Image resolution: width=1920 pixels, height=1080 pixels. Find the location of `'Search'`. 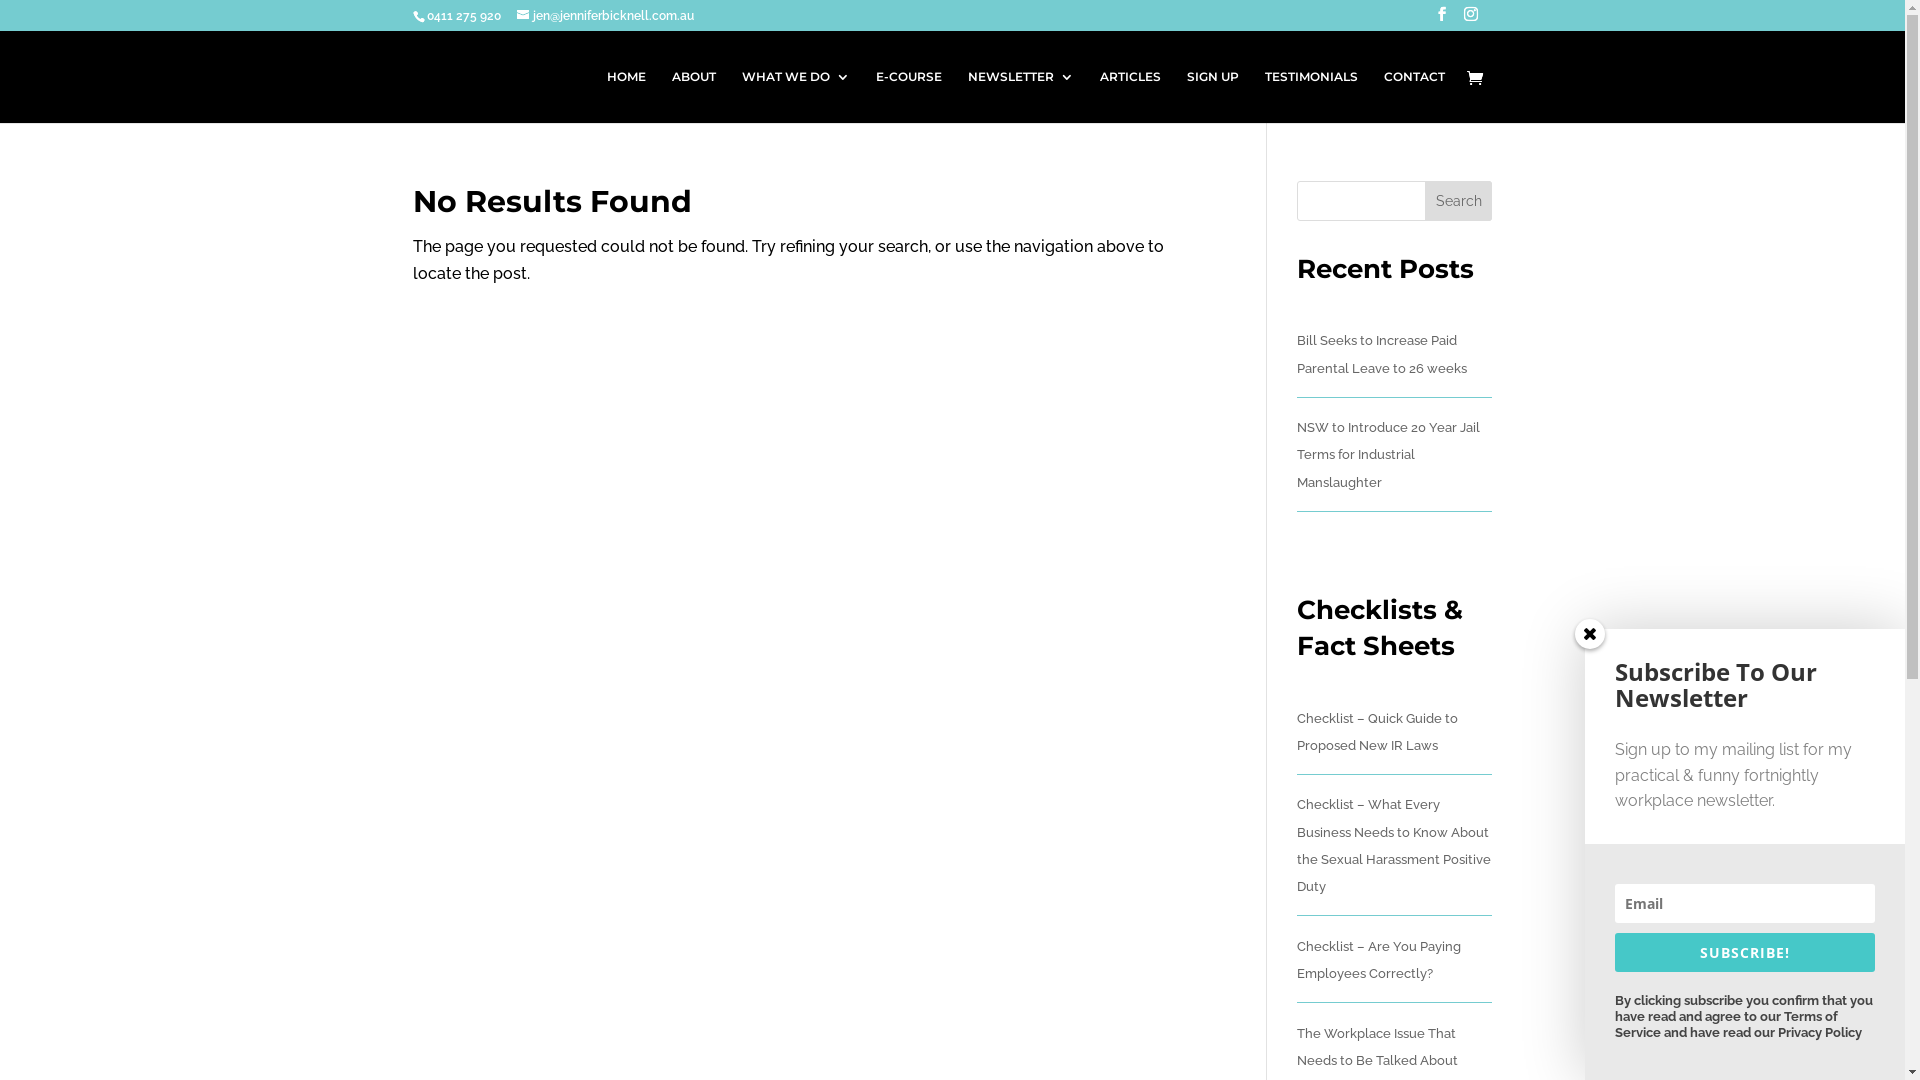

'Search' is located at coordinates (1459, 200).